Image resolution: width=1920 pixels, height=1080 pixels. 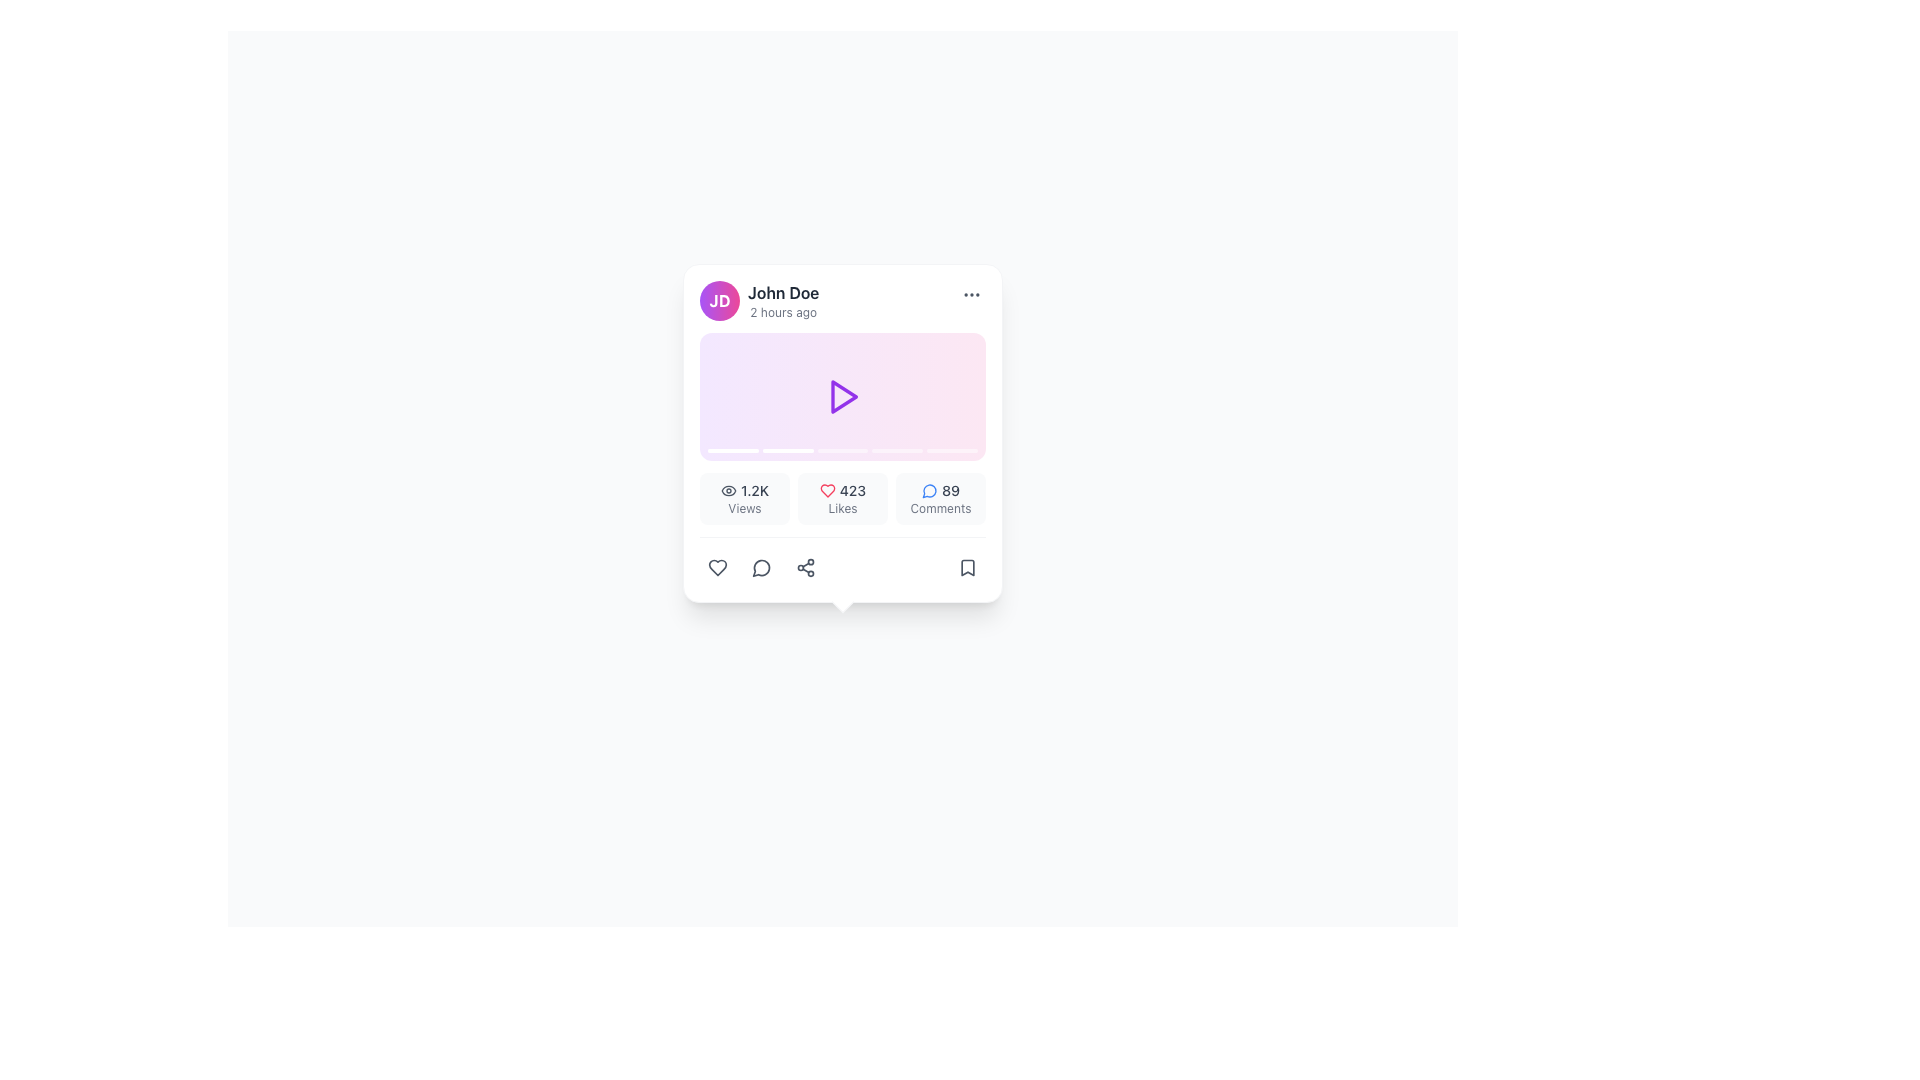 I want to click on the play button icon located in the center of the gradient-colored displayed area to potentially reveal a tooltip, so click(x=844, y=397).